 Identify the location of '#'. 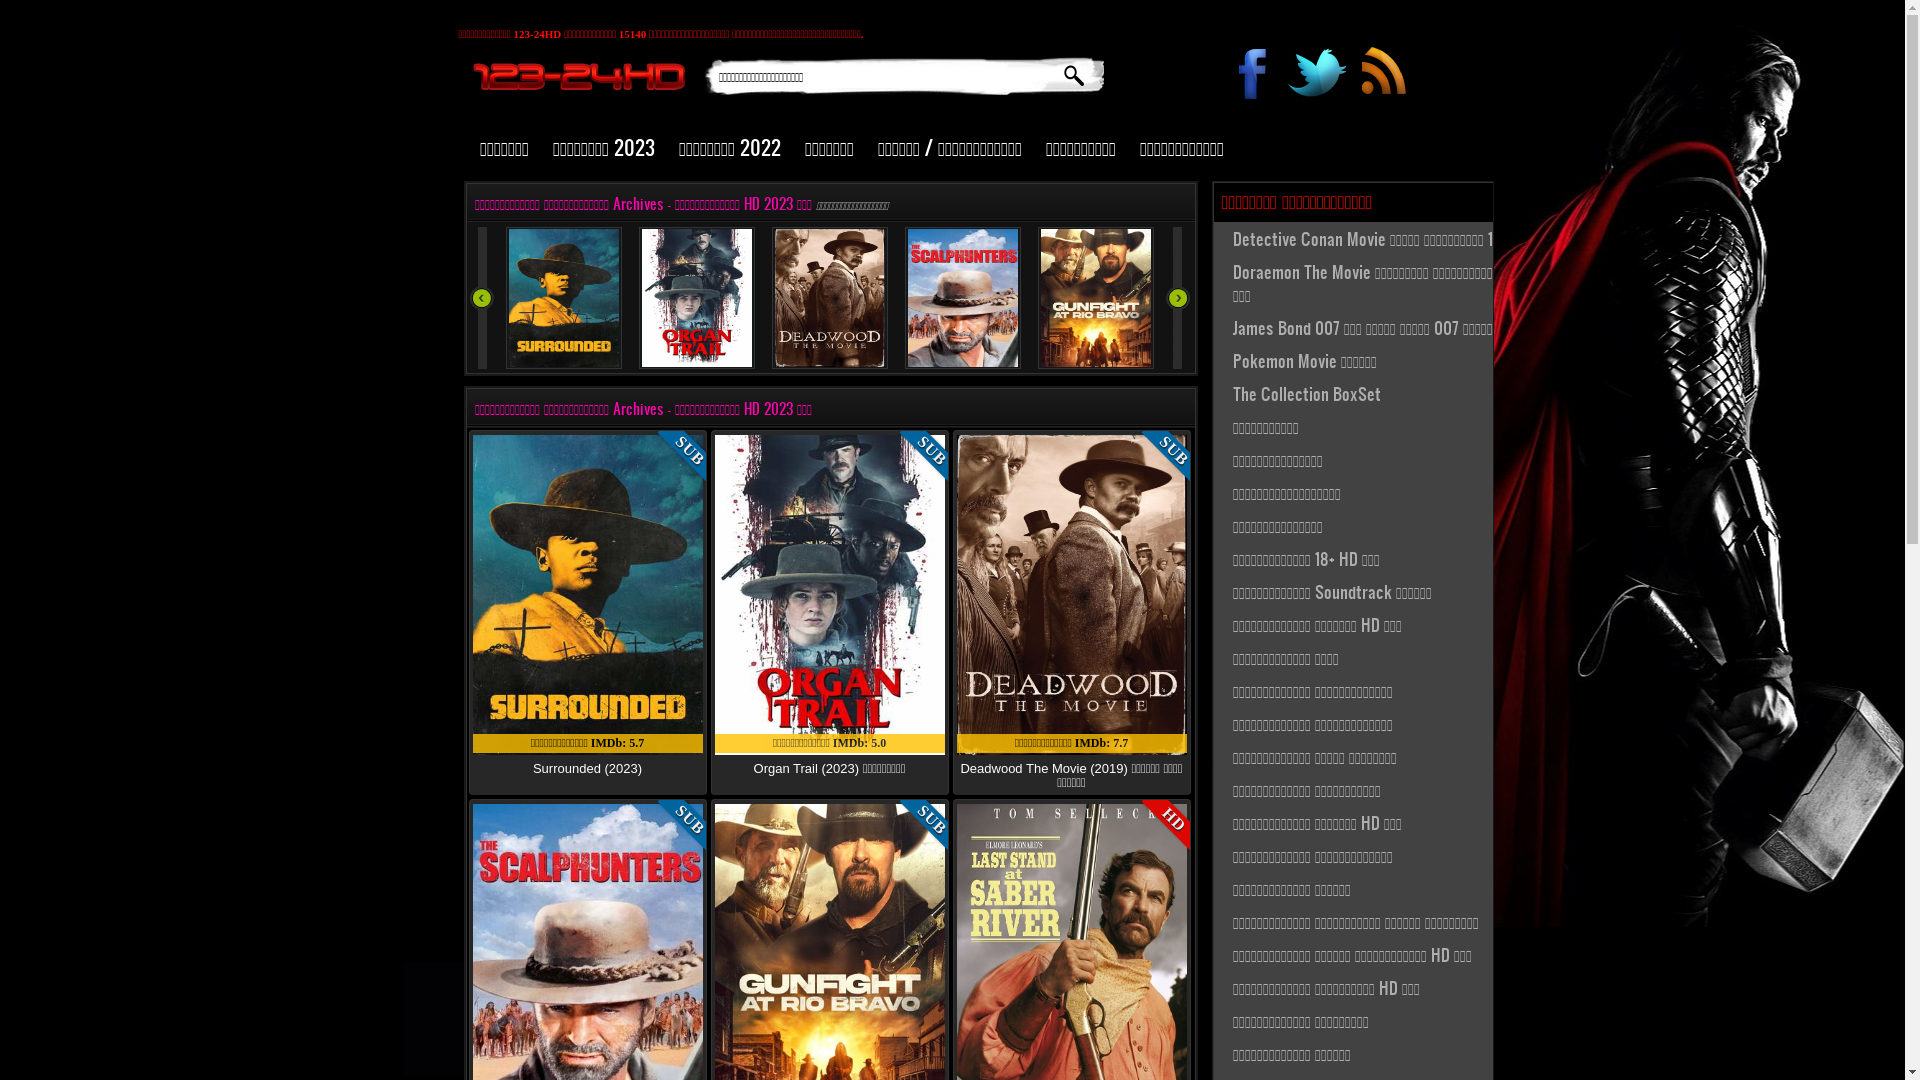
(1381, 76).